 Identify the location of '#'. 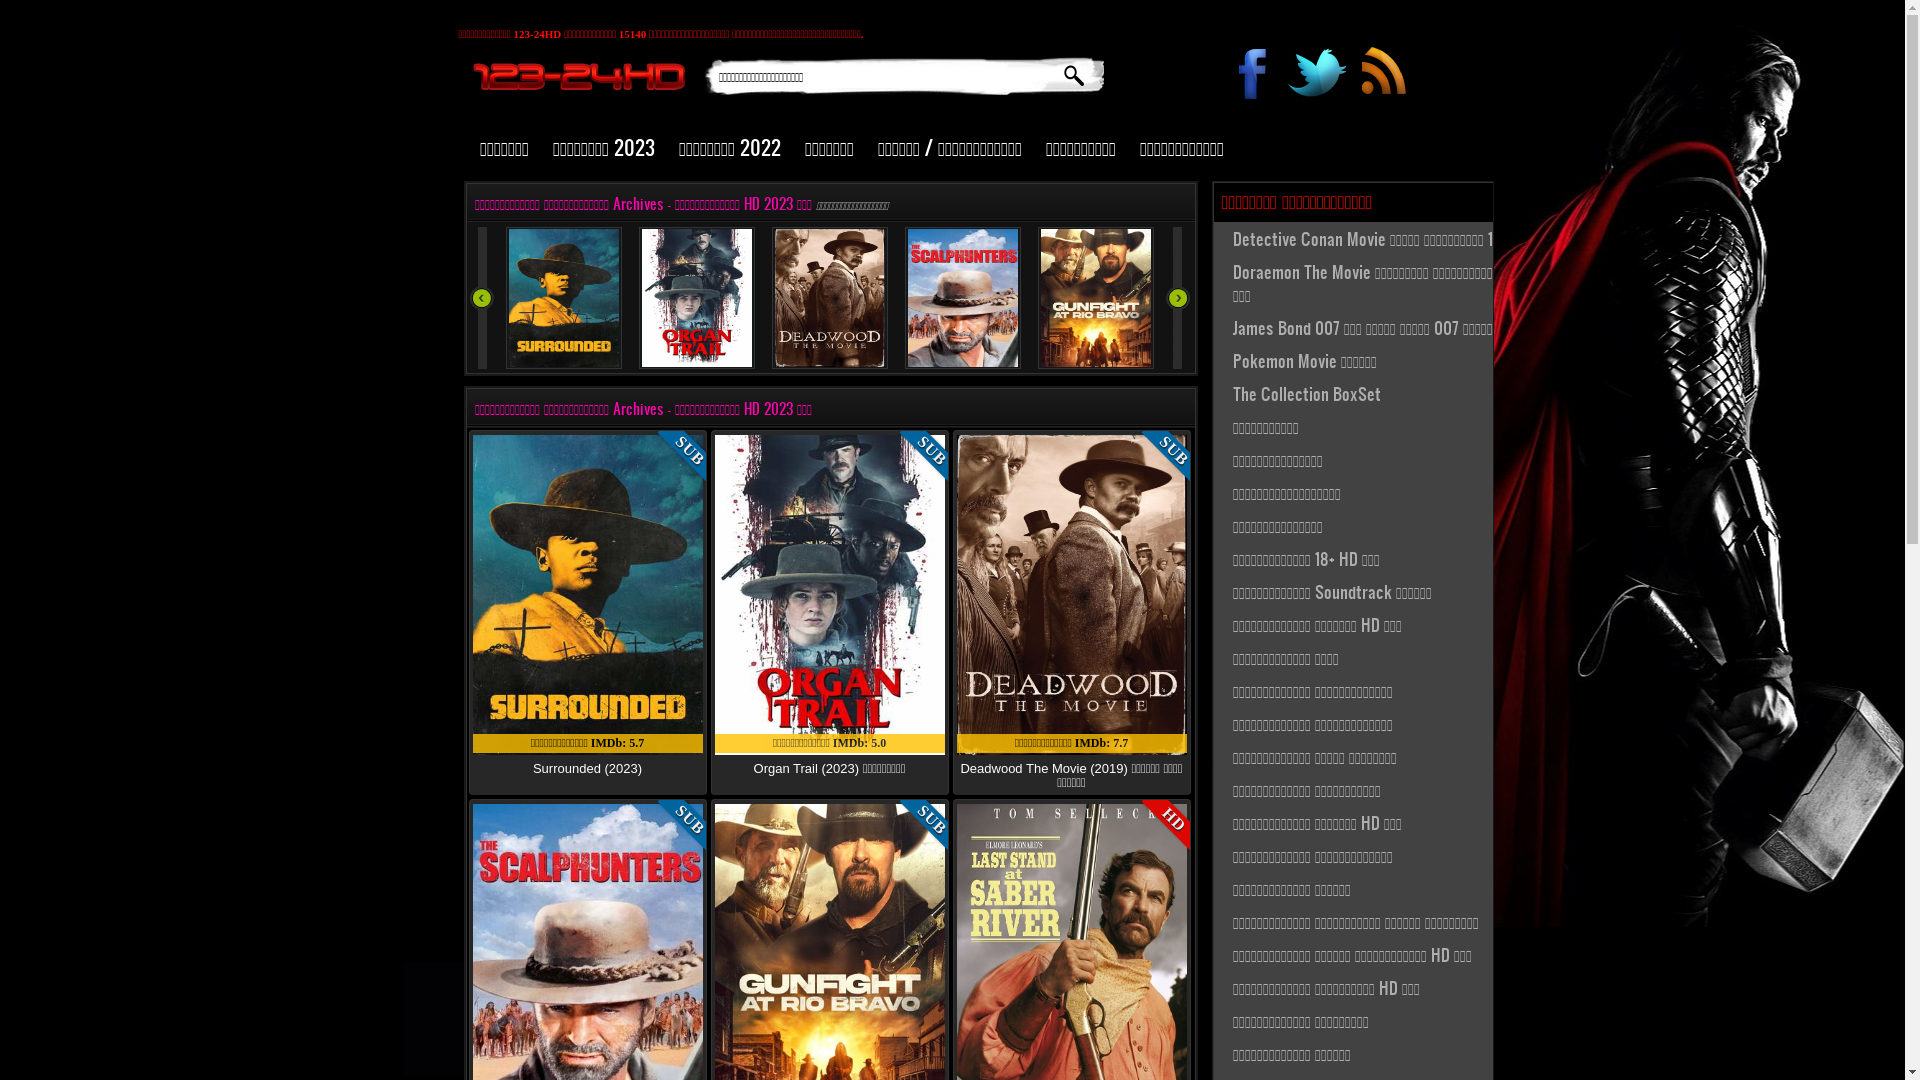
(1381, 76).